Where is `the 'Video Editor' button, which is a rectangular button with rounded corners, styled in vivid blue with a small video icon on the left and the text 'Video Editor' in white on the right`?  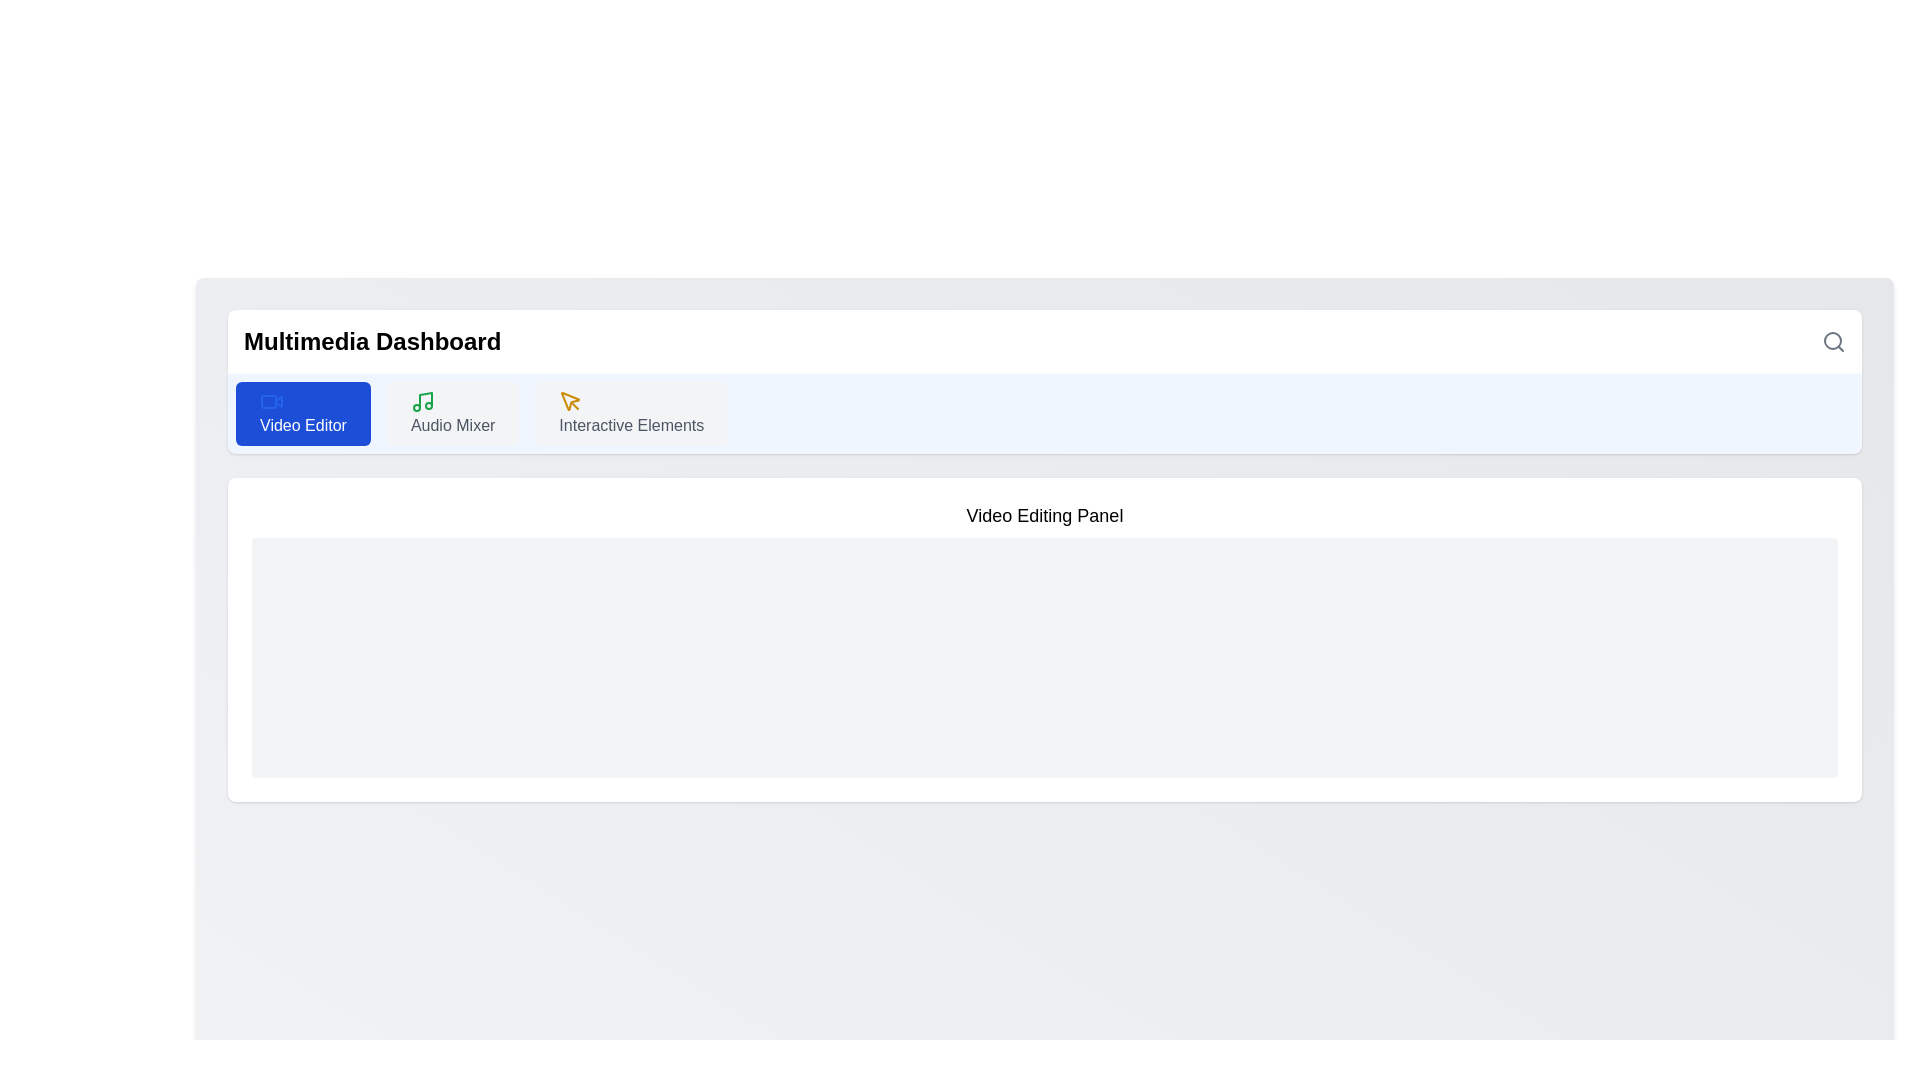
the 'Video Editor' button, which is a rectangular button with rounded corners, styled in vivid blue with a small video icon on the left and the text 'Video Editor' in white on the right is located at coordinates (302, 412).